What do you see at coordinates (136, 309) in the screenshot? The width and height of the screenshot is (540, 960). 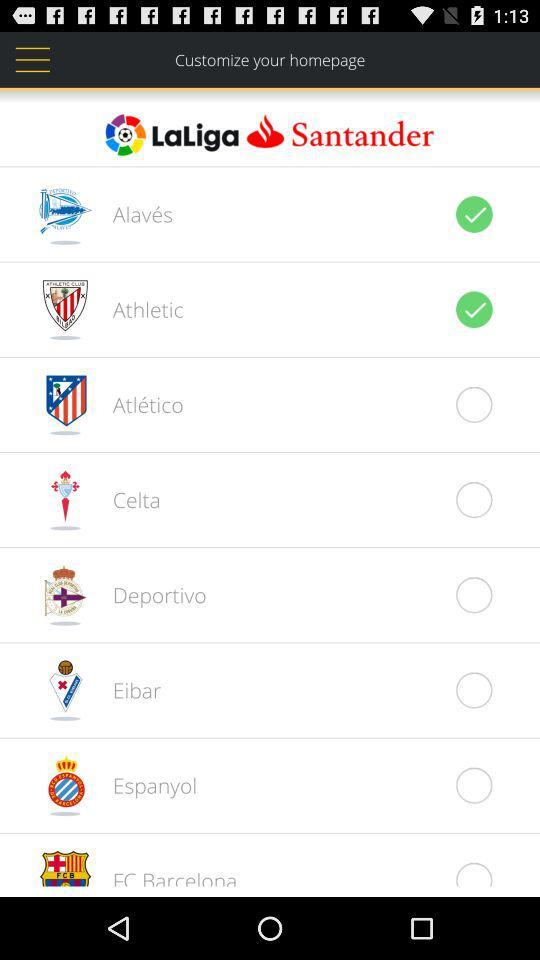 I see `athletic app` at bounding box center [136, 309].